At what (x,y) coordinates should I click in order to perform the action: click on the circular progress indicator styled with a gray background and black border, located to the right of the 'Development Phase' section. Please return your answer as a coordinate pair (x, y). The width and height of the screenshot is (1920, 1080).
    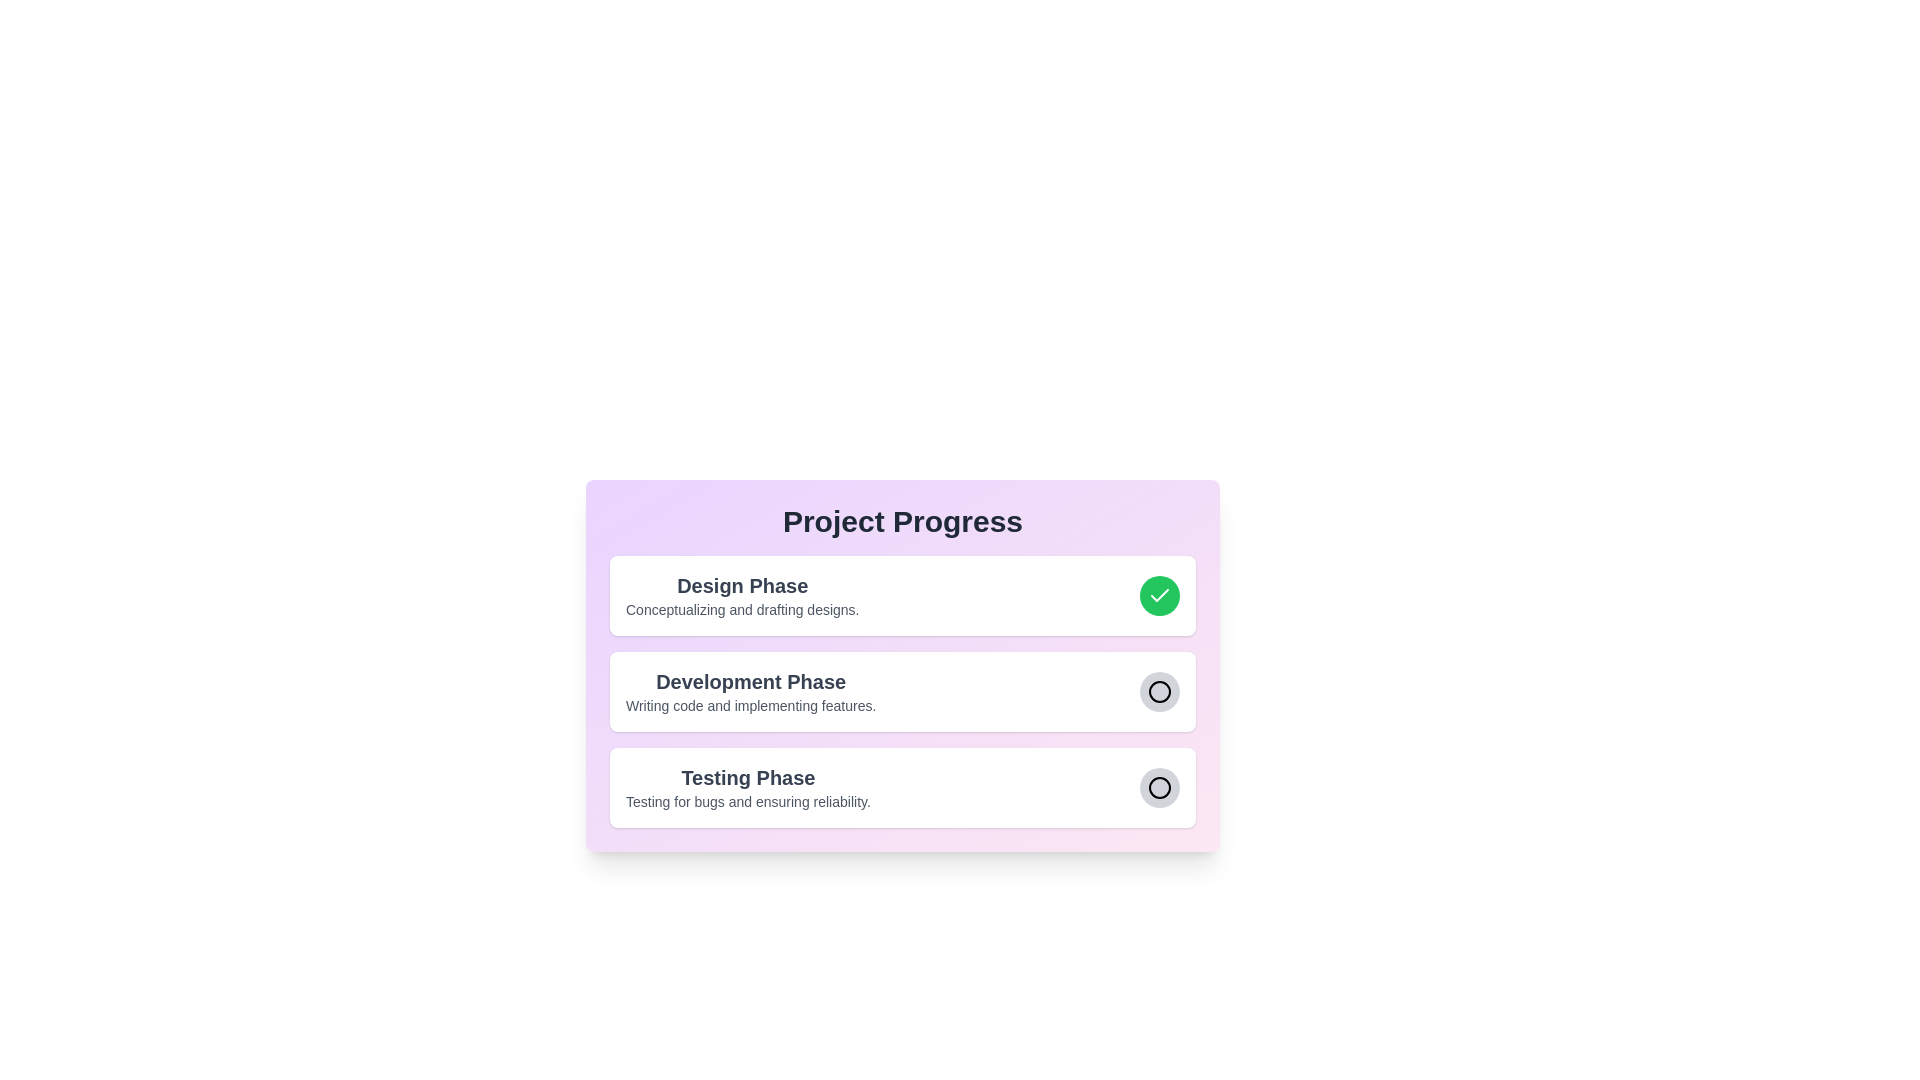
    Looking at the image, I should click on (1152, 690).